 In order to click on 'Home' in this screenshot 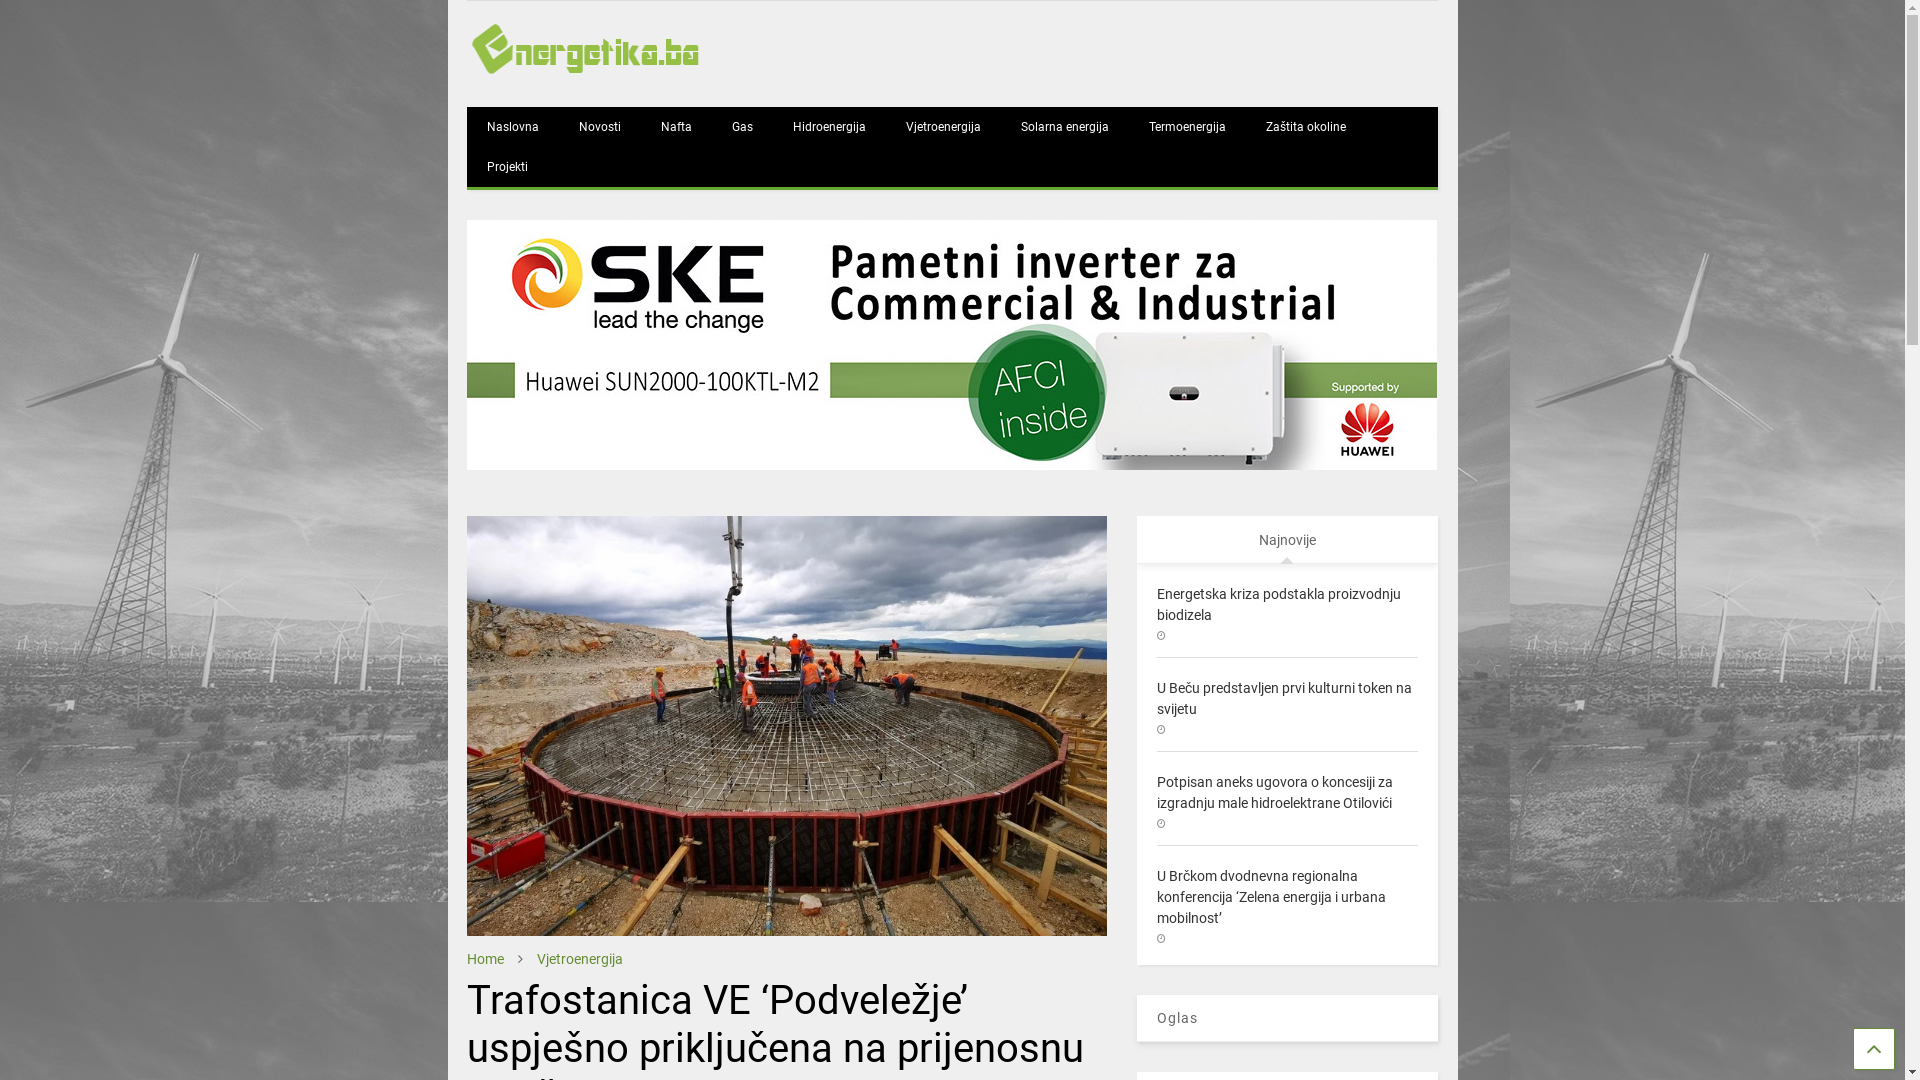, I will do `click(485, 958)`.